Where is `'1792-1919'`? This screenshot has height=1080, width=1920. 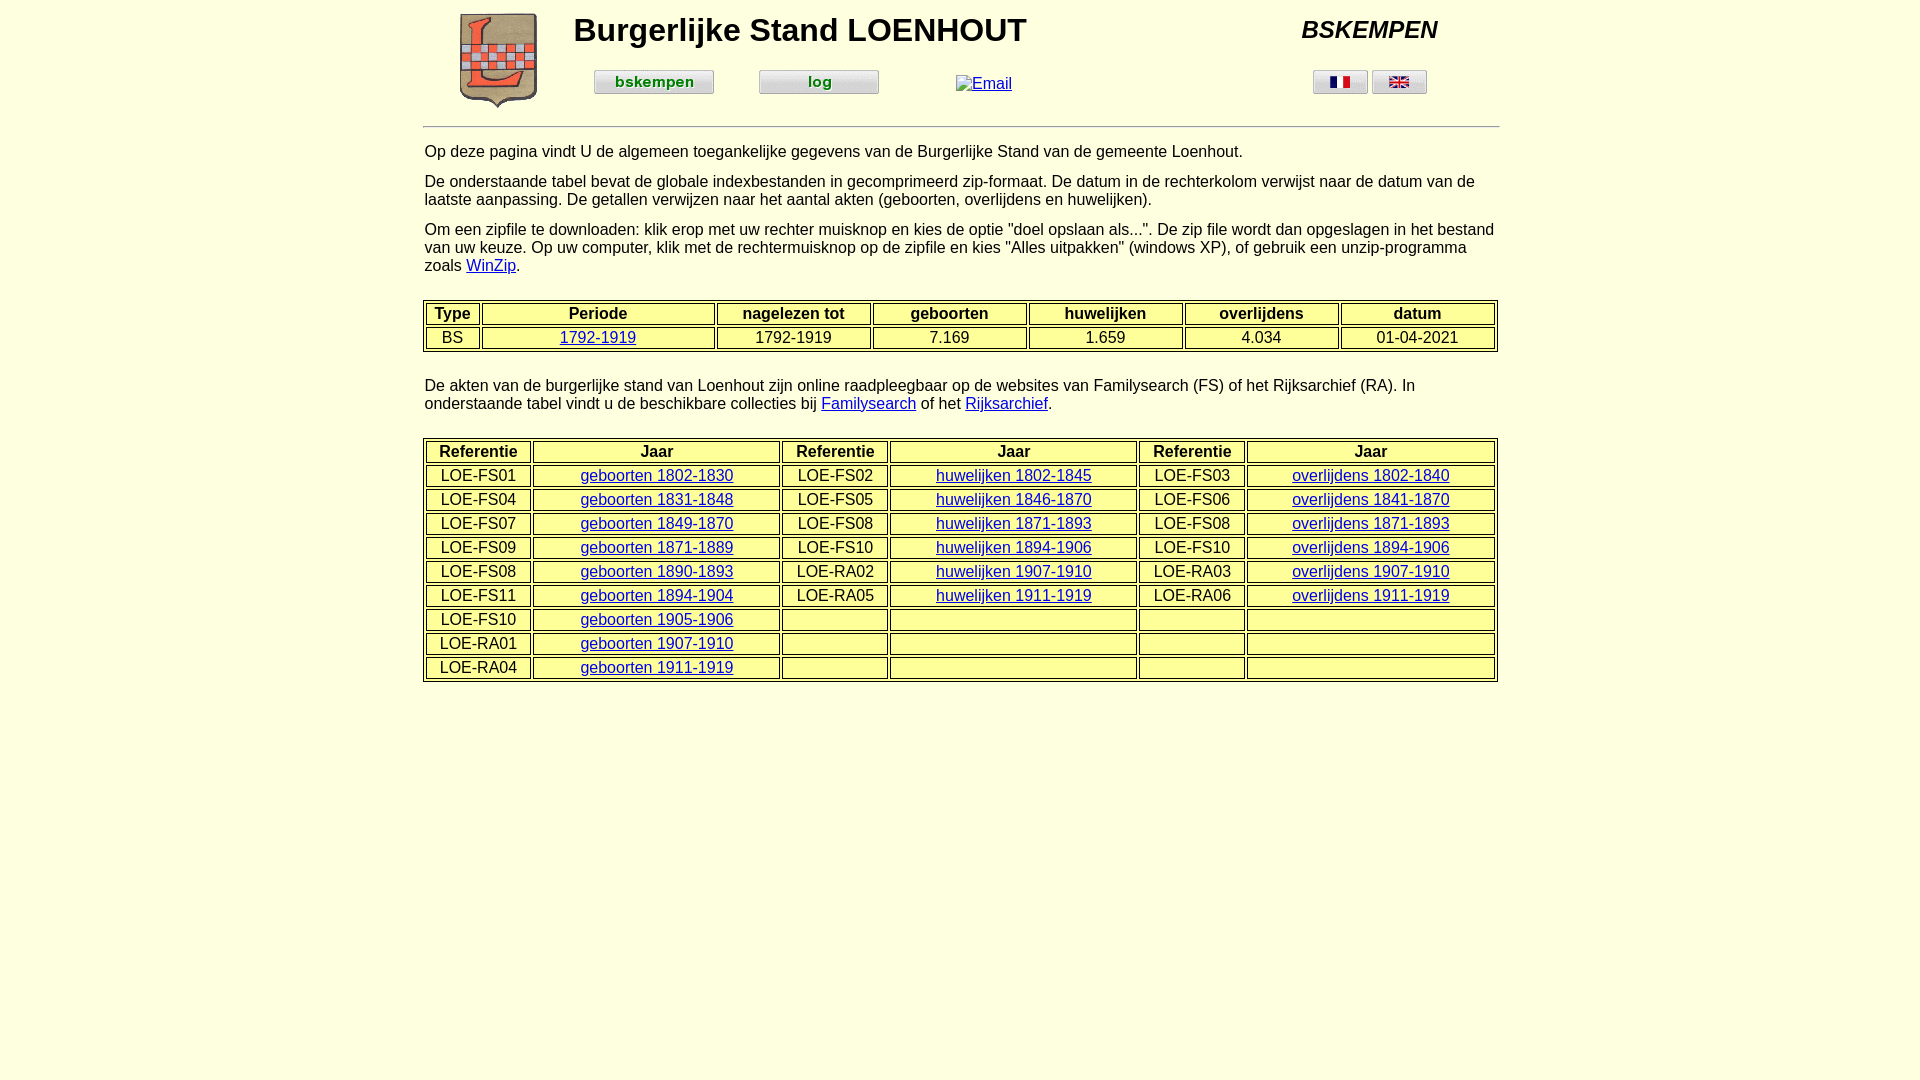 '1792-1919' is located at coordinates (560, 336).